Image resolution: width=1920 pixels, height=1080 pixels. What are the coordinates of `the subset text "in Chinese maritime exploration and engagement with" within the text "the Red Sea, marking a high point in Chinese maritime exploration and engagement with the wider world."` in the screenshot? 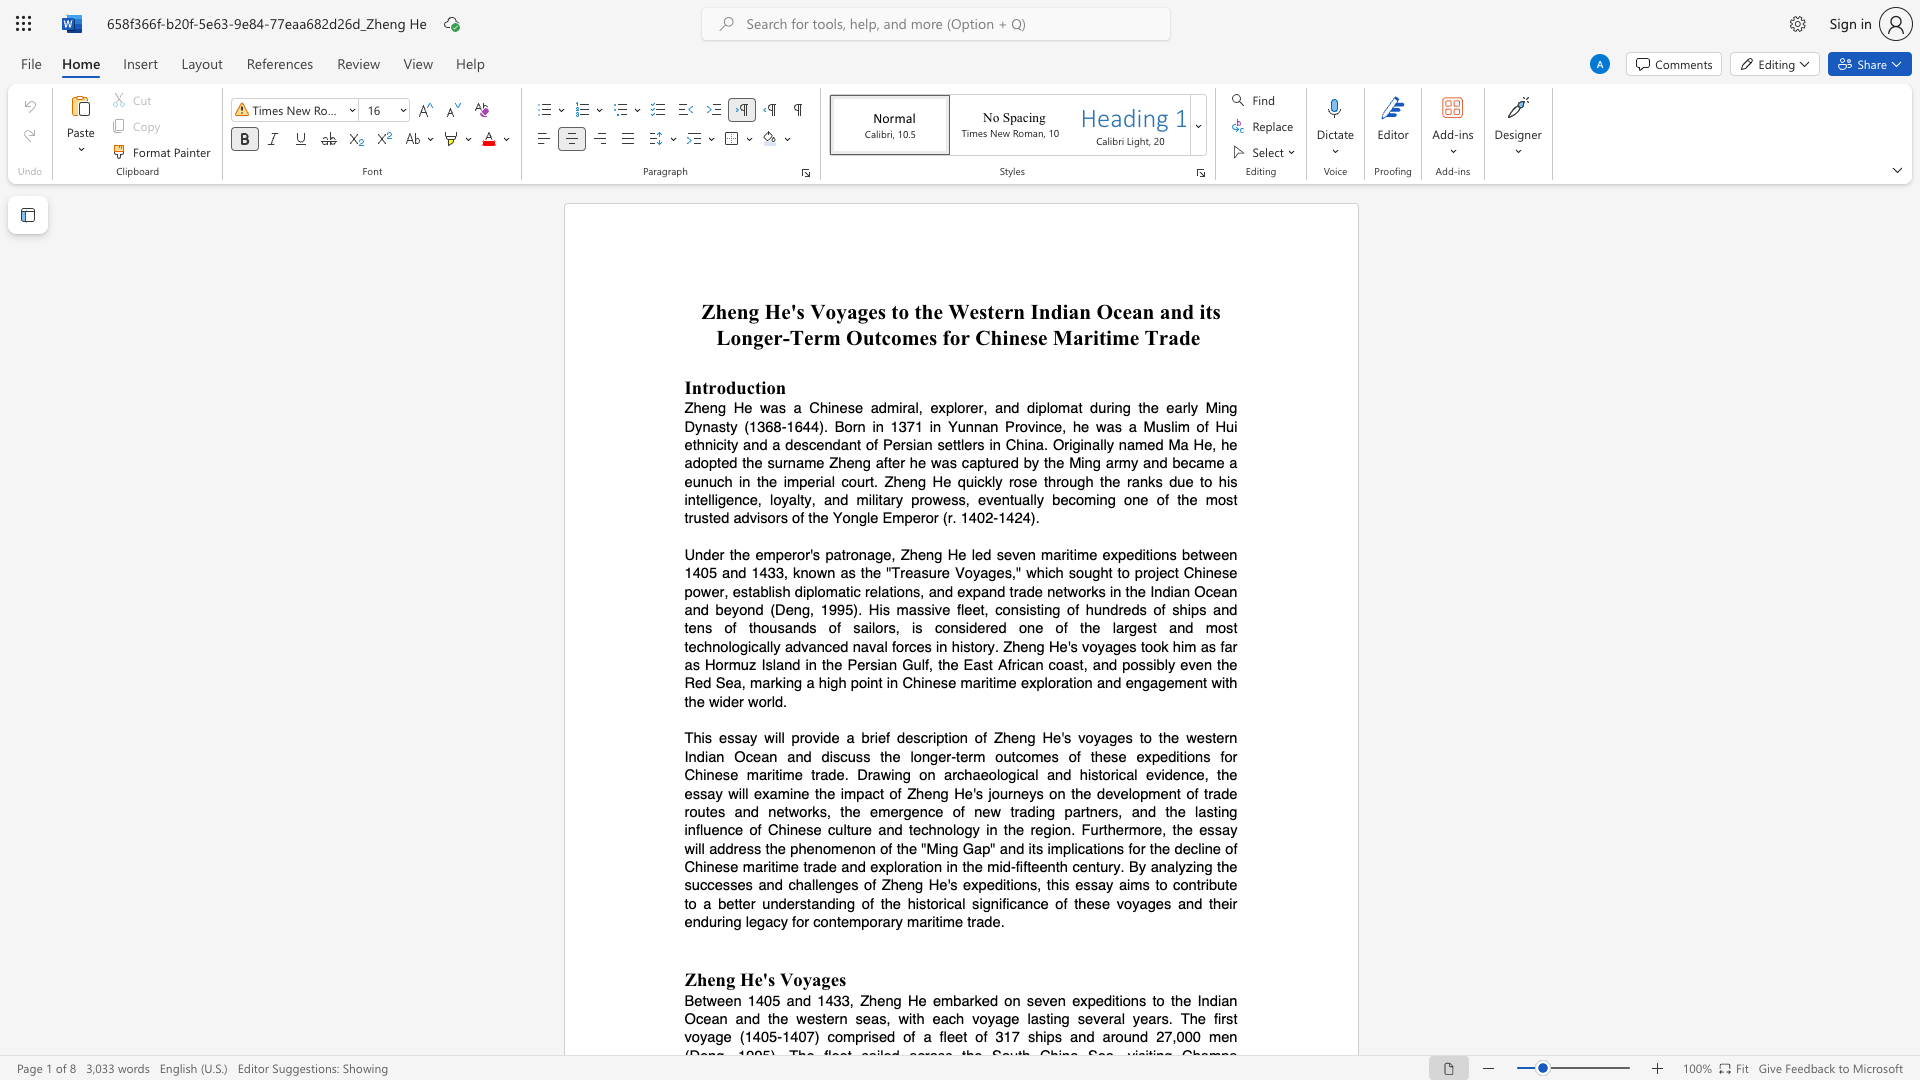 It's located at (885, 682).